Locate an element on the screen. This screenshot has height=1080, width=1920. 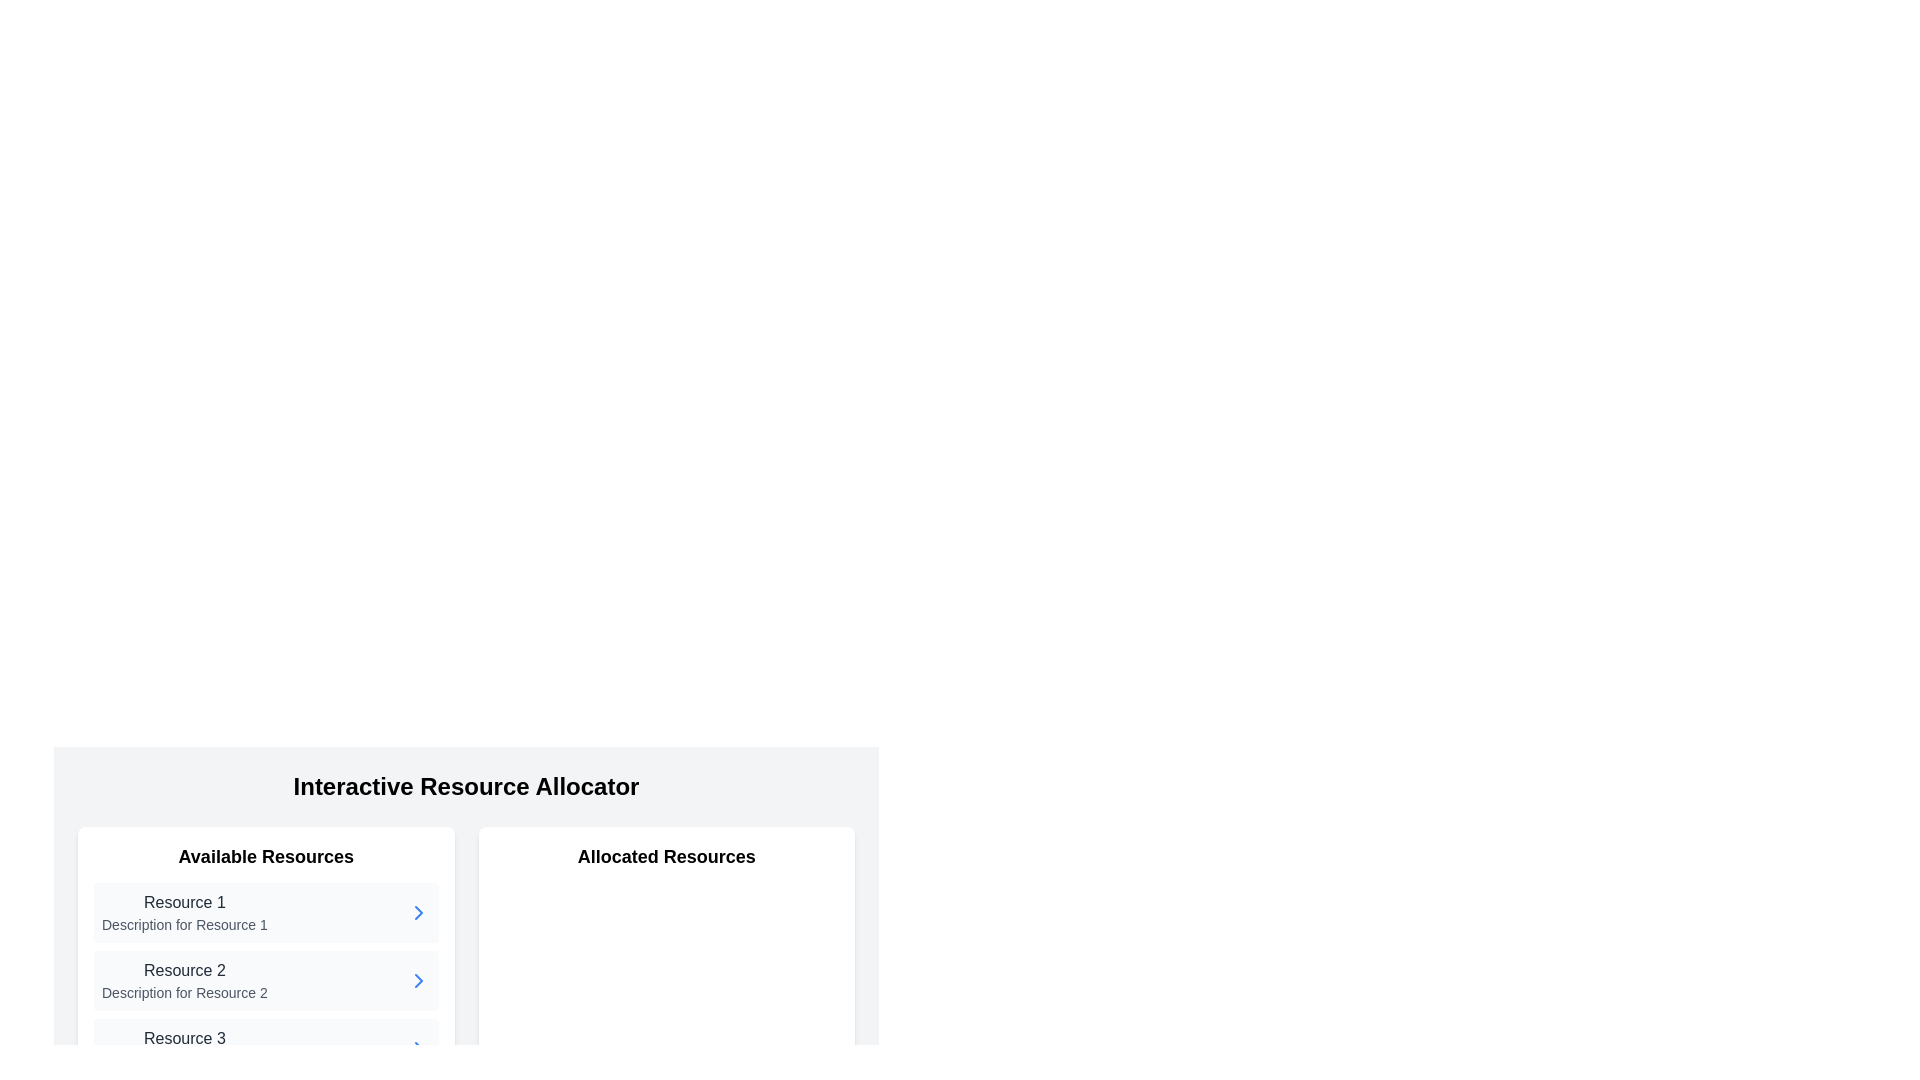
the first selectable list item under 'Available Resources' in the left column, which contains text content for a resource is located at coordinates (184, 913).